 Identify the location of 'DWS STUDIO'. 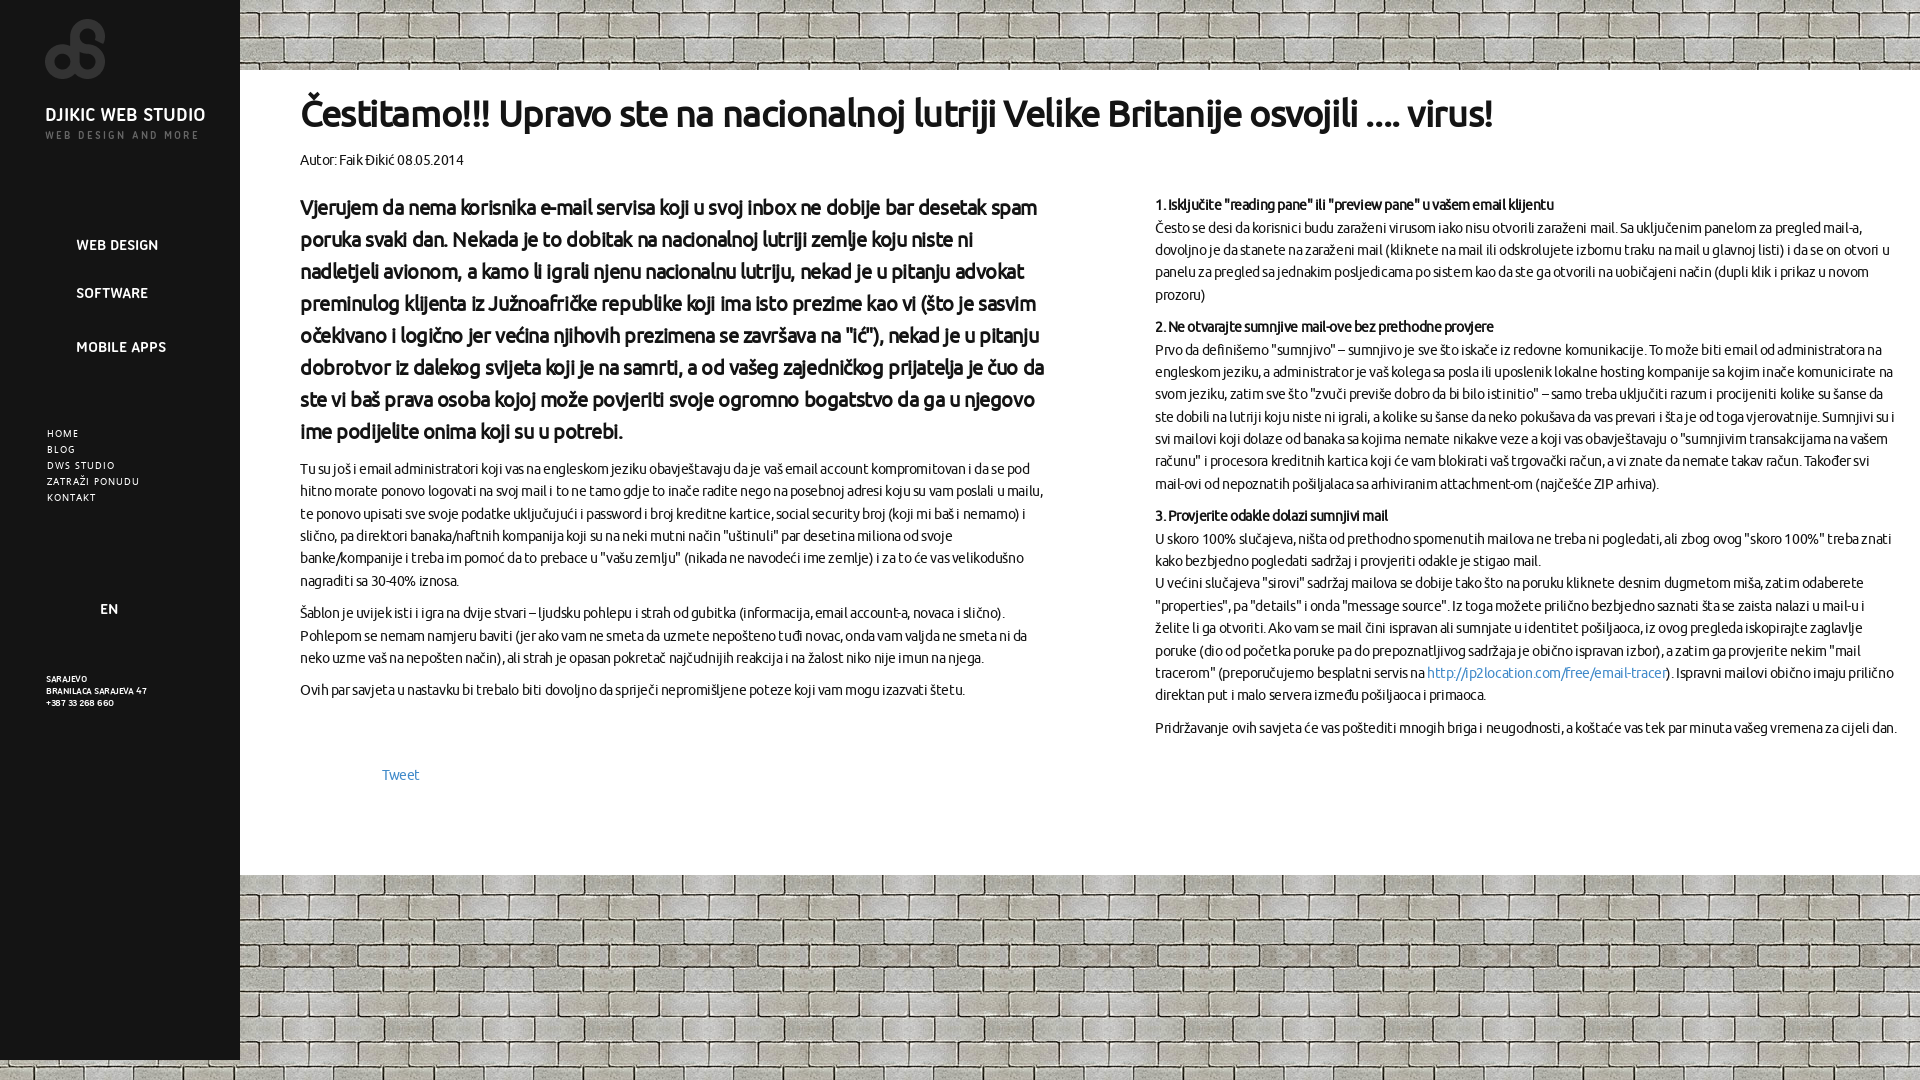
(80, 465).